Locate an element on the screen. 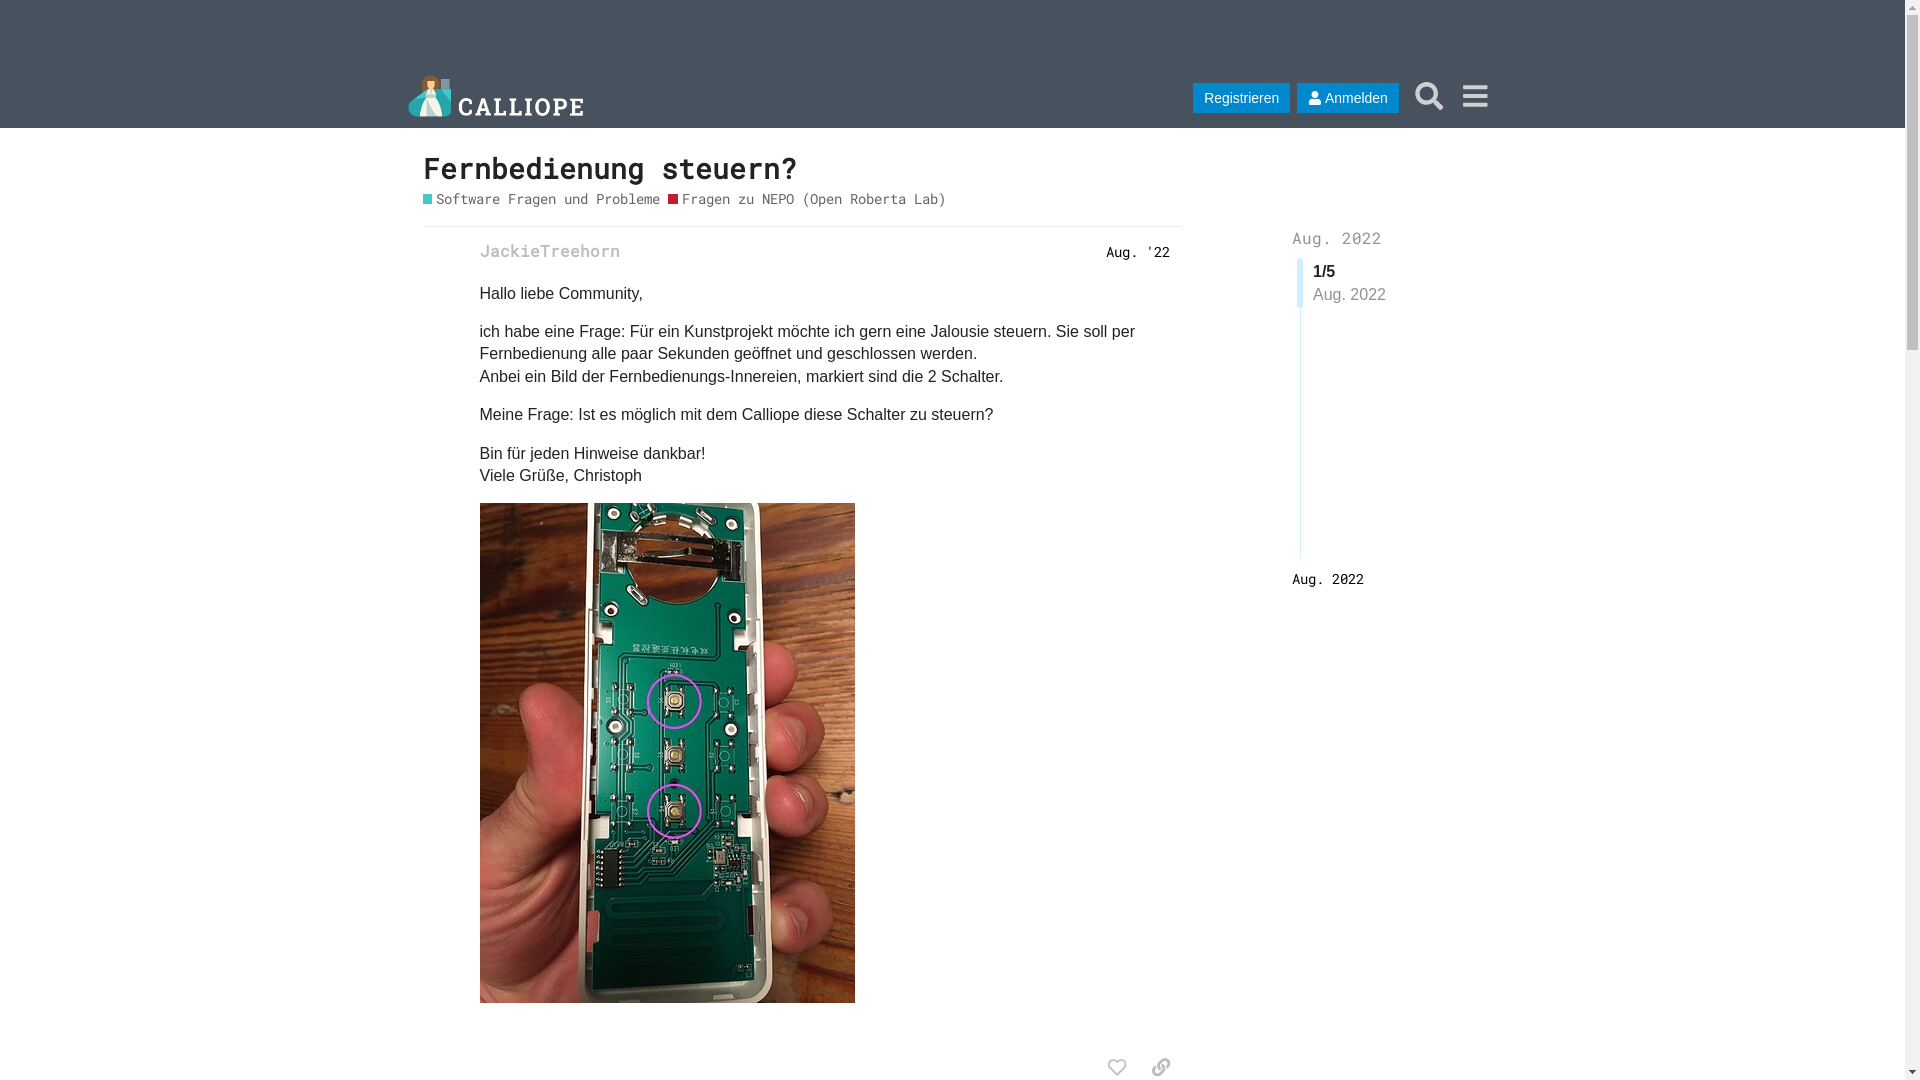  'IMG_4734' is located at coordinates (667, 752).